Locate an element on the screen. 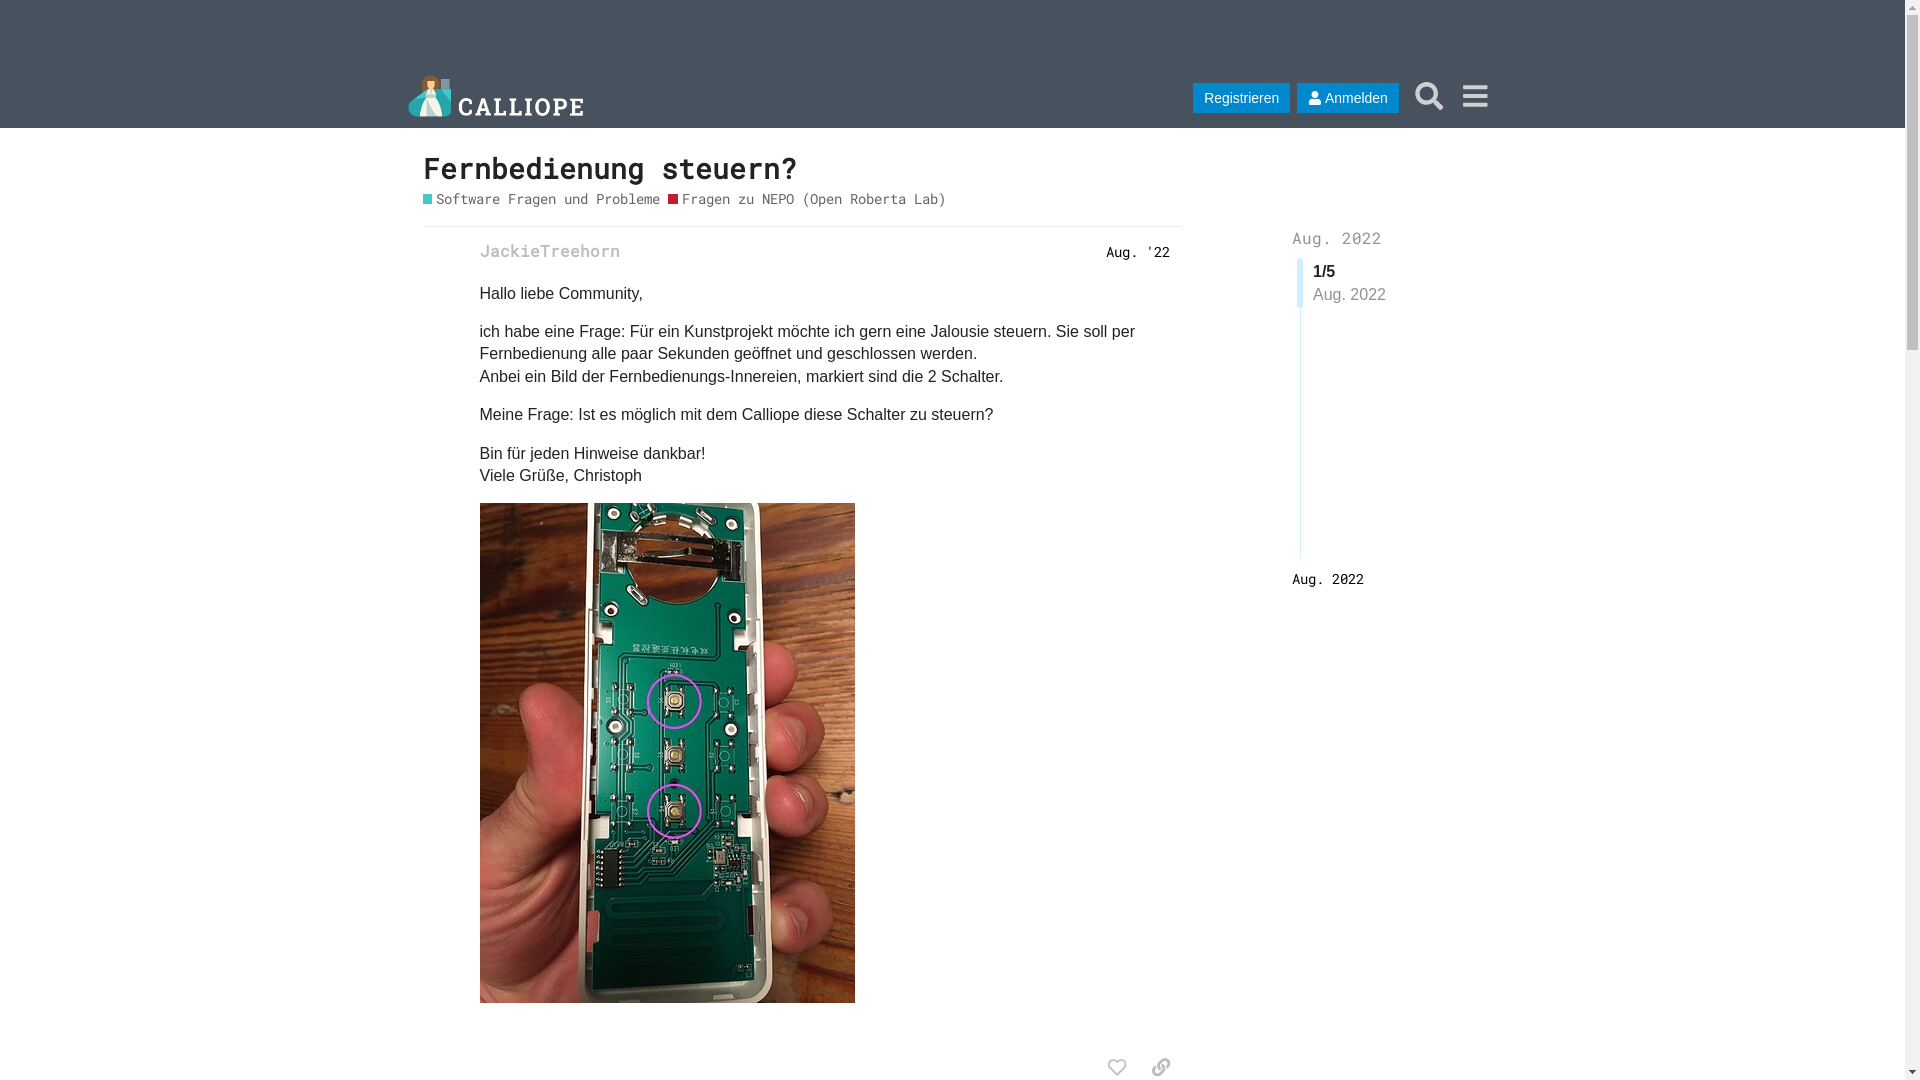  'IMG_4734' is located at coordinates (667, 752).